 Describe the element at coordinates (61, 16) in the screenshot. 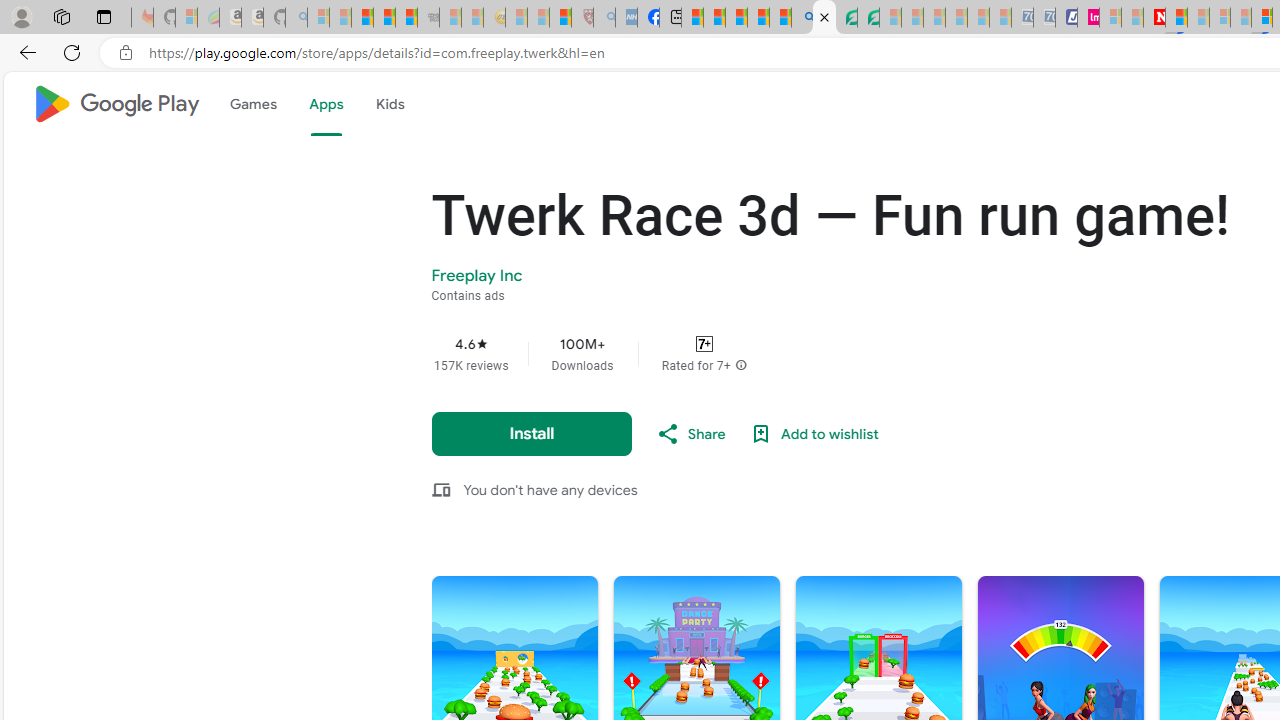

I see `'Workspaces'` at that location.